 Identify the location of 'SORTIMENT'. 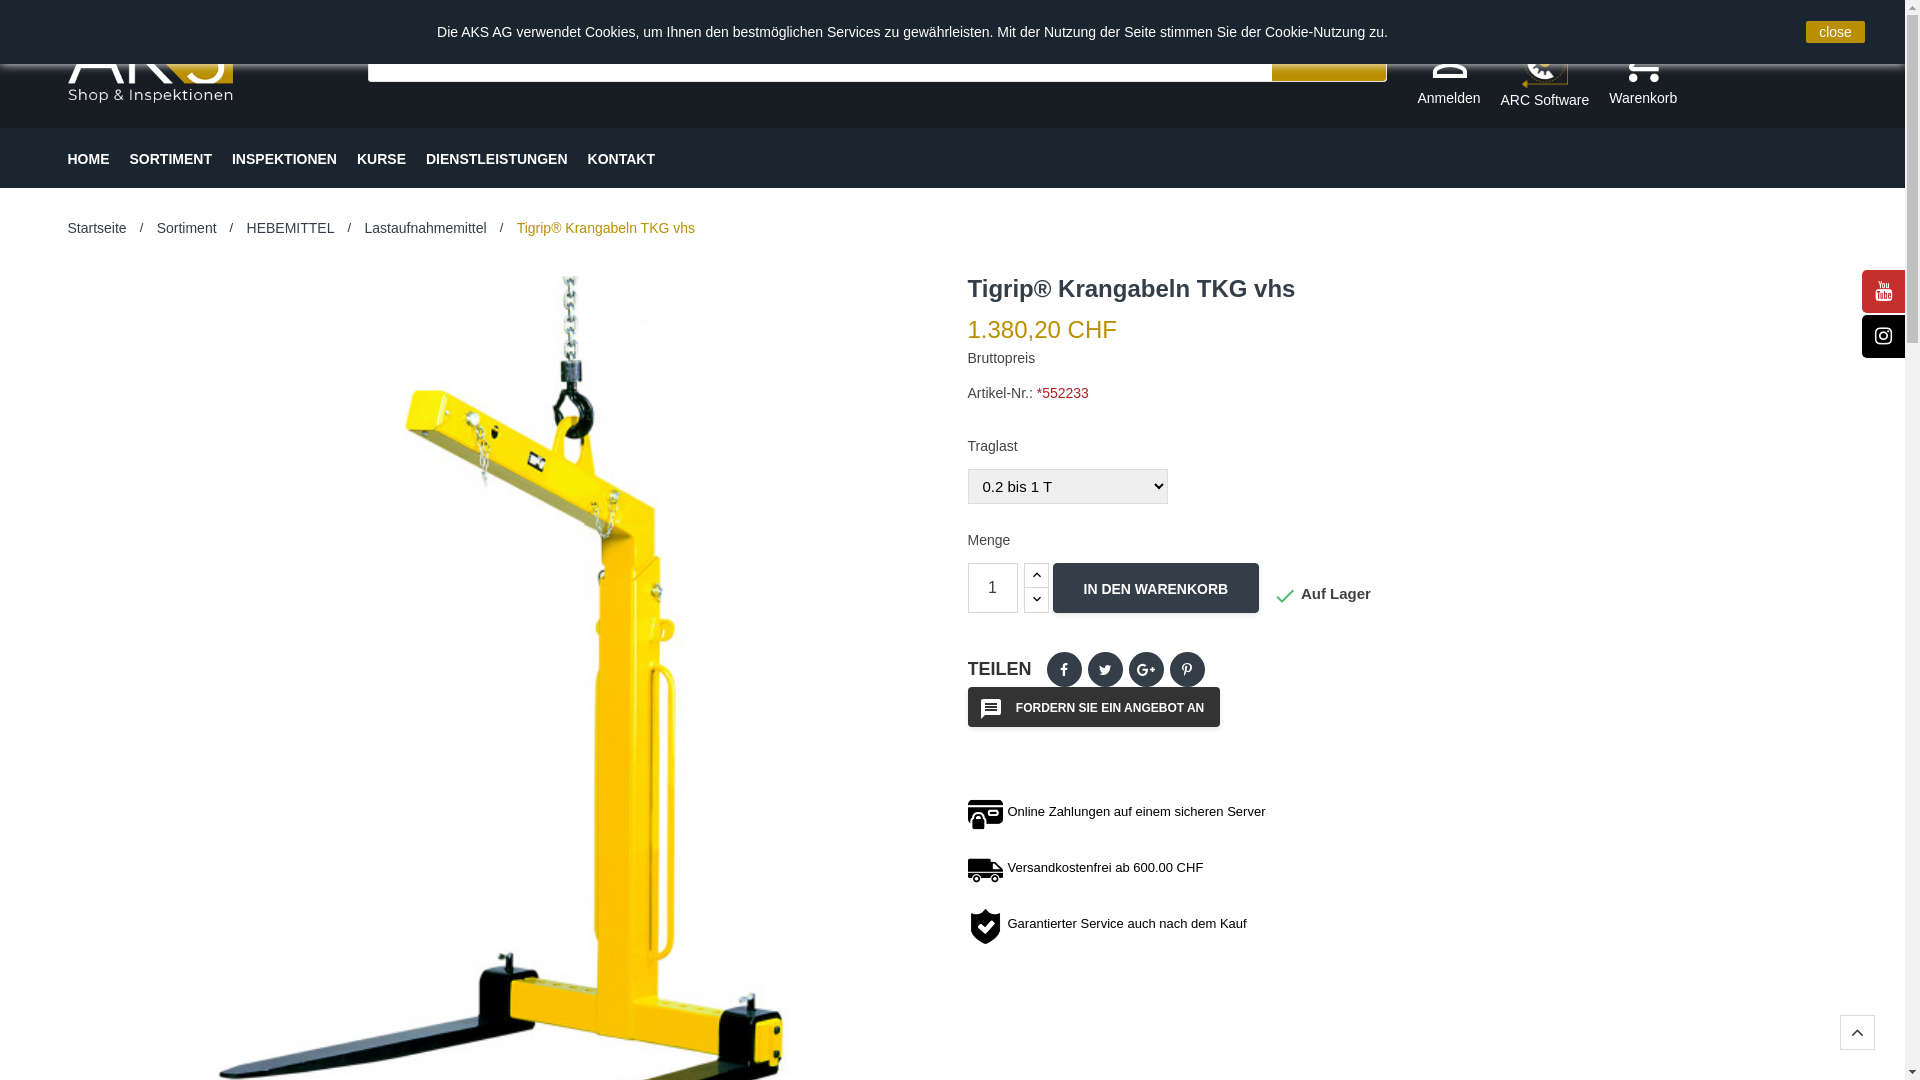
(171, 157).